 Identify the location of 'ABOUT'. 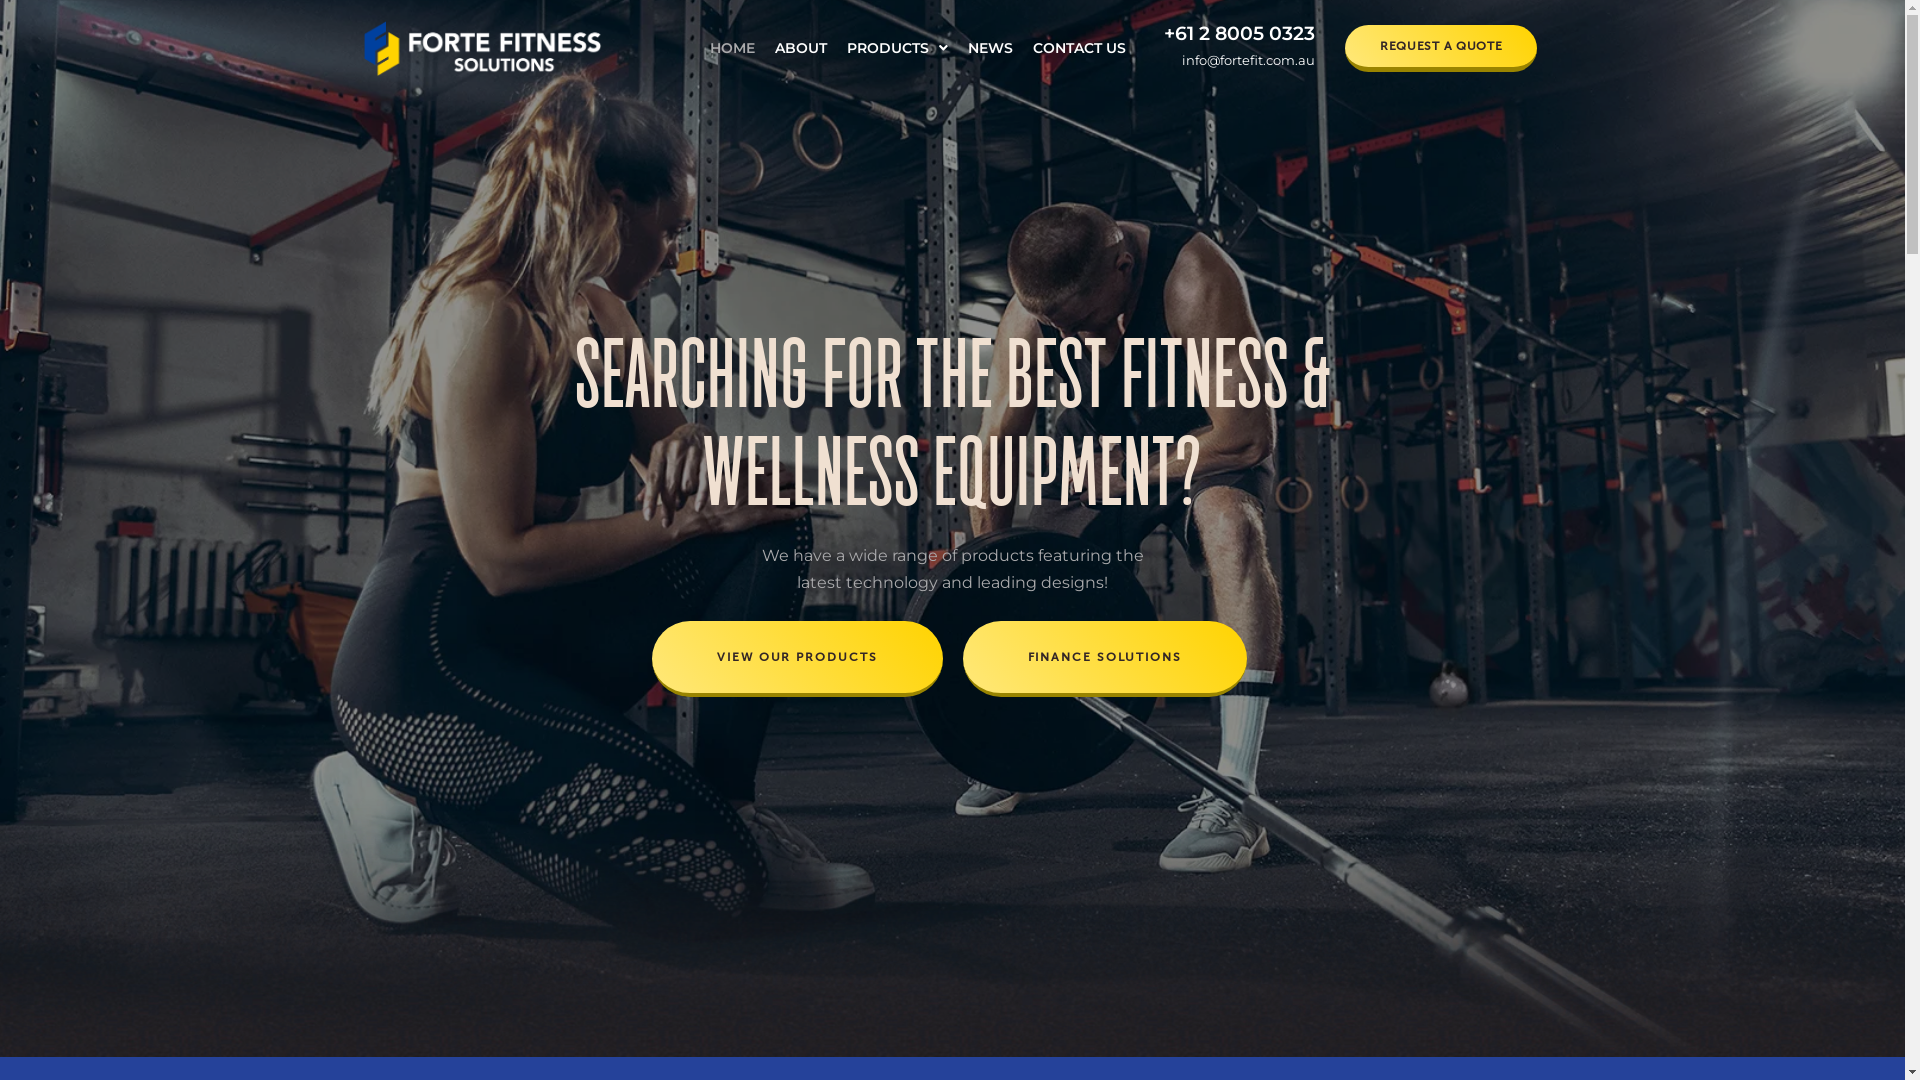
(801, 46).